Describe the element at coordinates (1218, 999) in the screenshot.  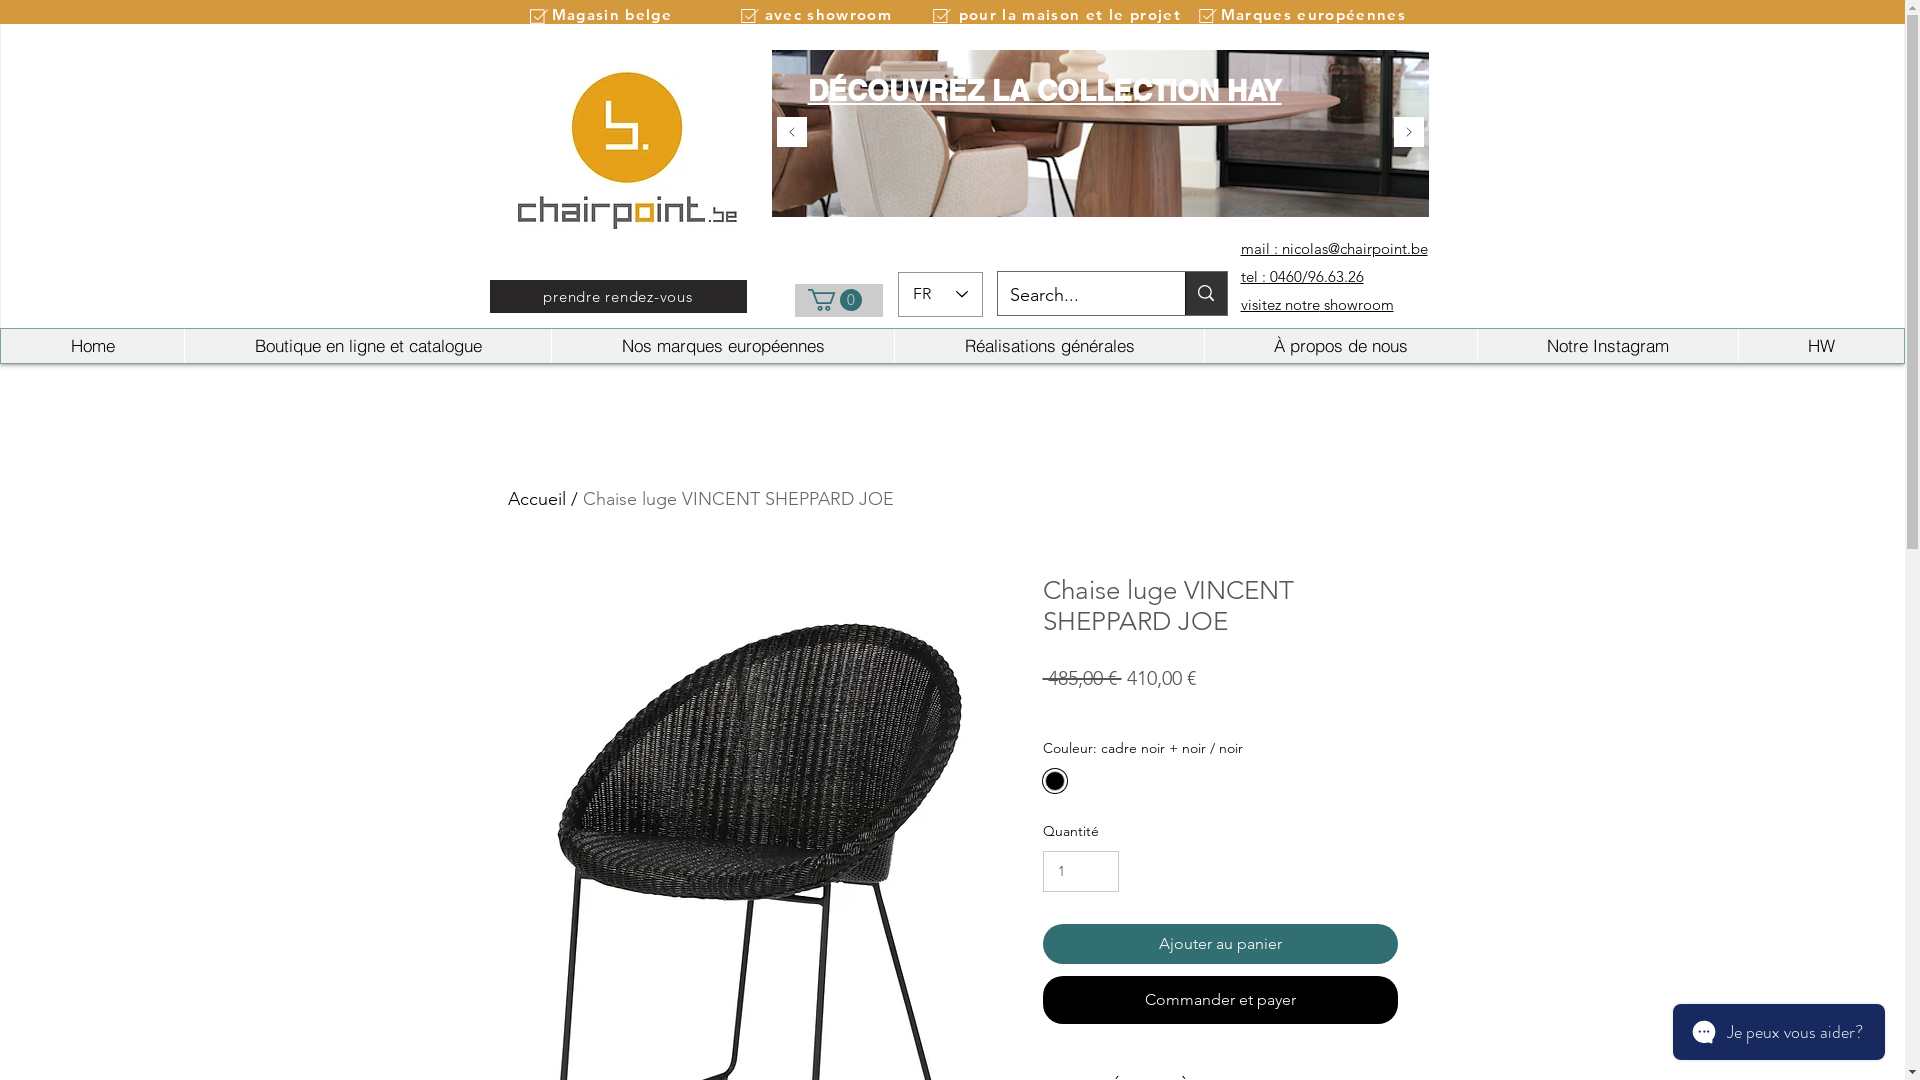
I see `'Commander et payer'` at that location.